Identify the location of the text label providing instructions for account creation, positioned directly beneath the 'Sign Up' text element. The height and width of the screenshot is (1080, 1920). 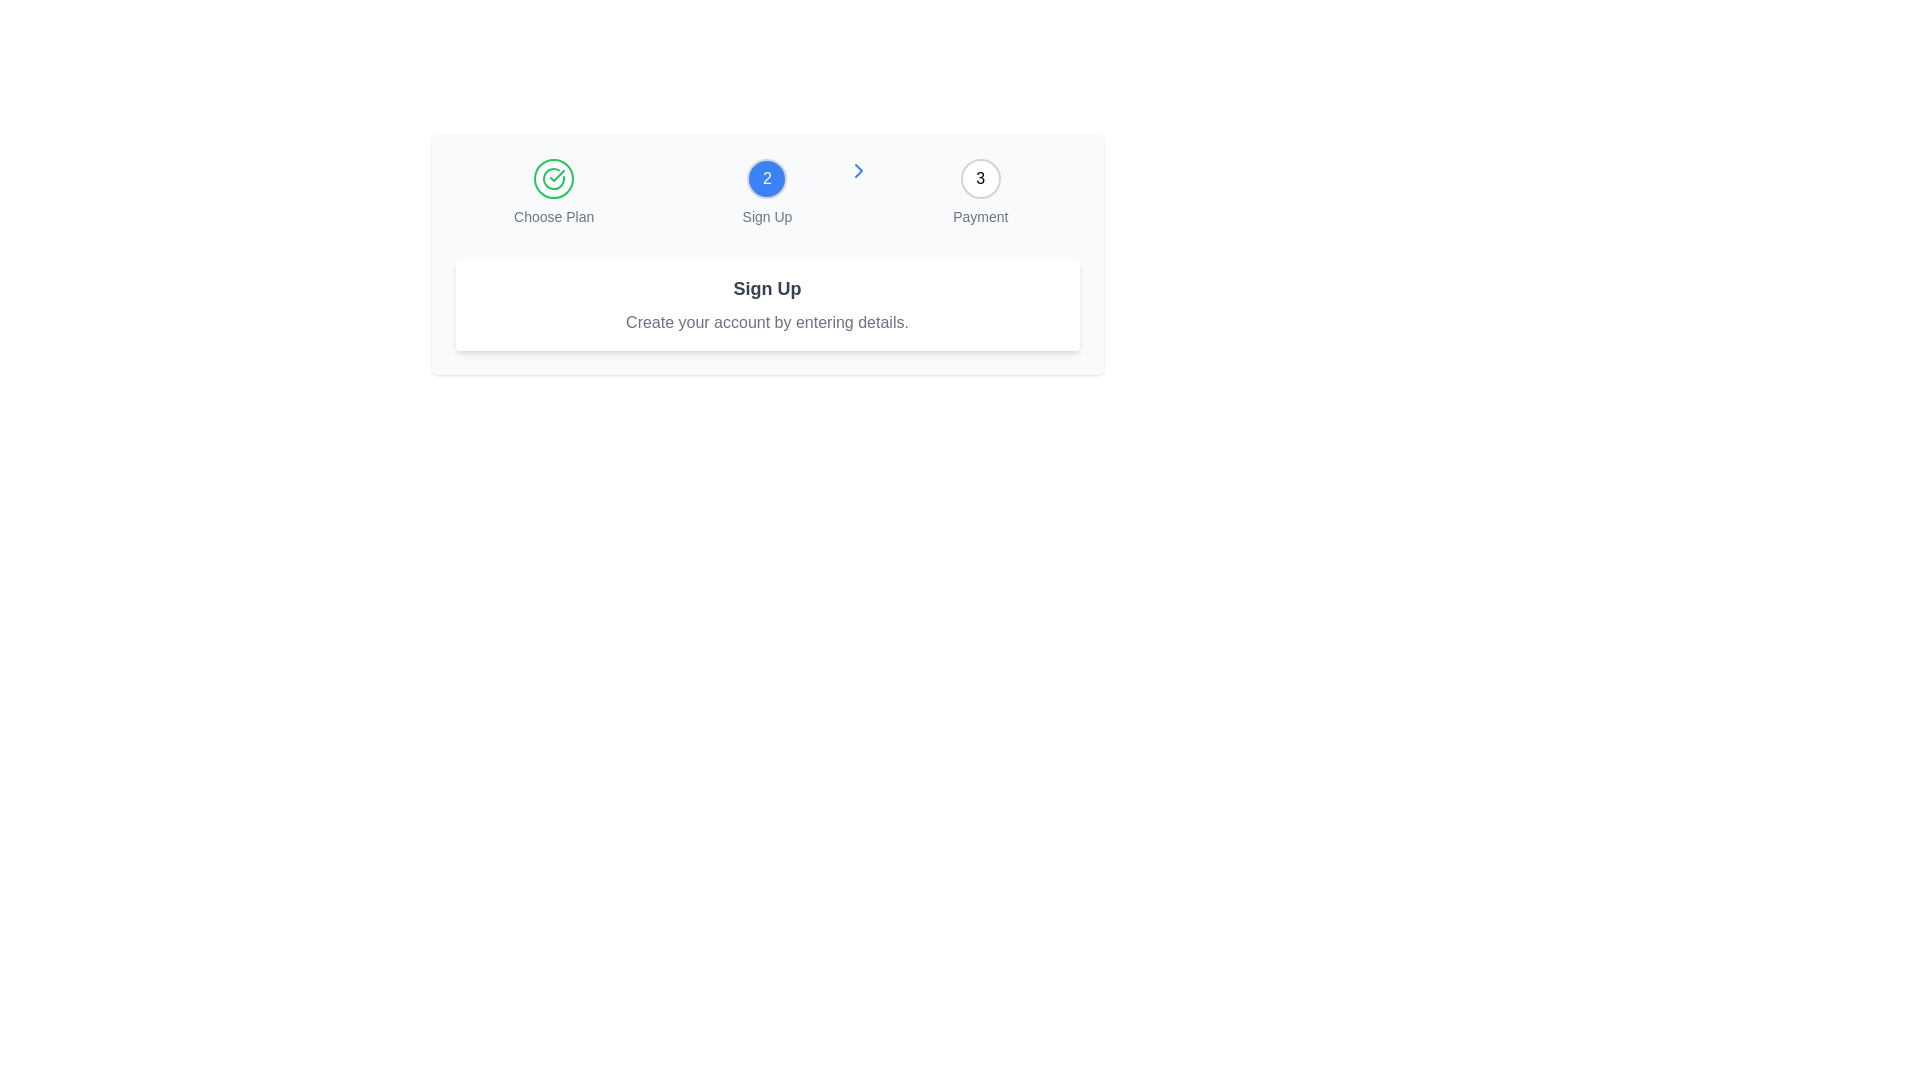
(766, 322).